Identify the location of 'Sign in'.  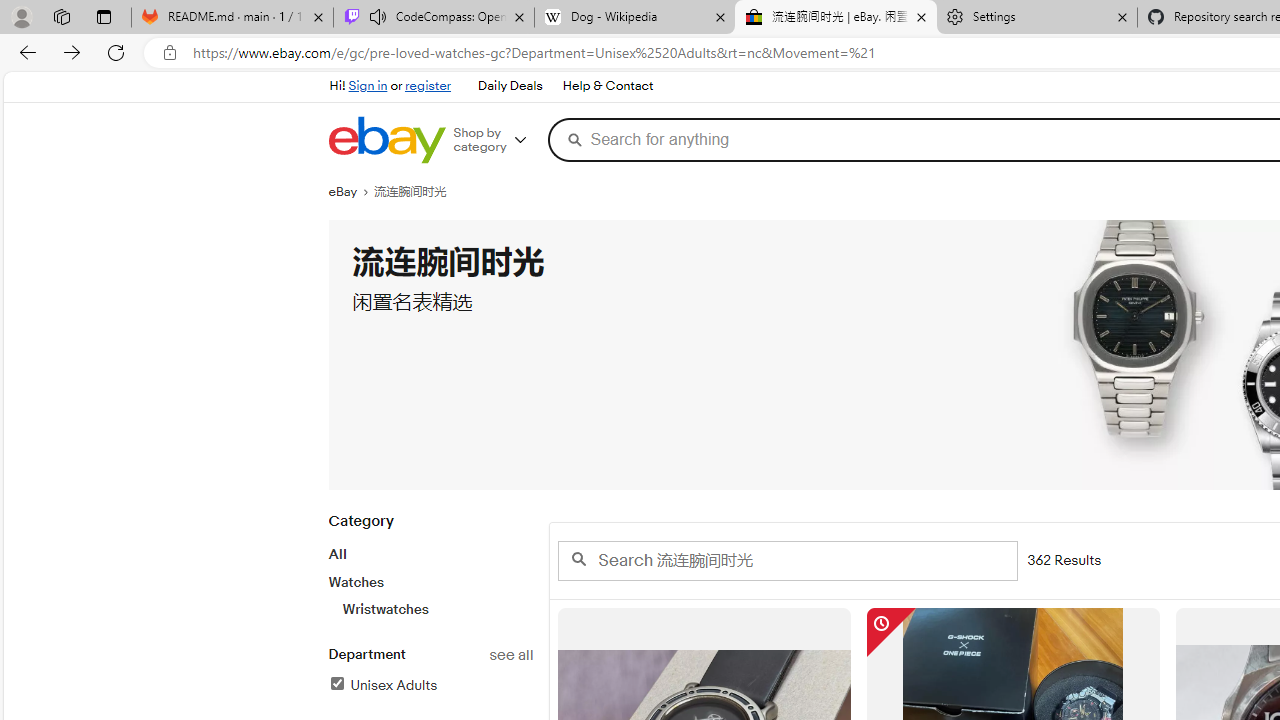
(368, 85).